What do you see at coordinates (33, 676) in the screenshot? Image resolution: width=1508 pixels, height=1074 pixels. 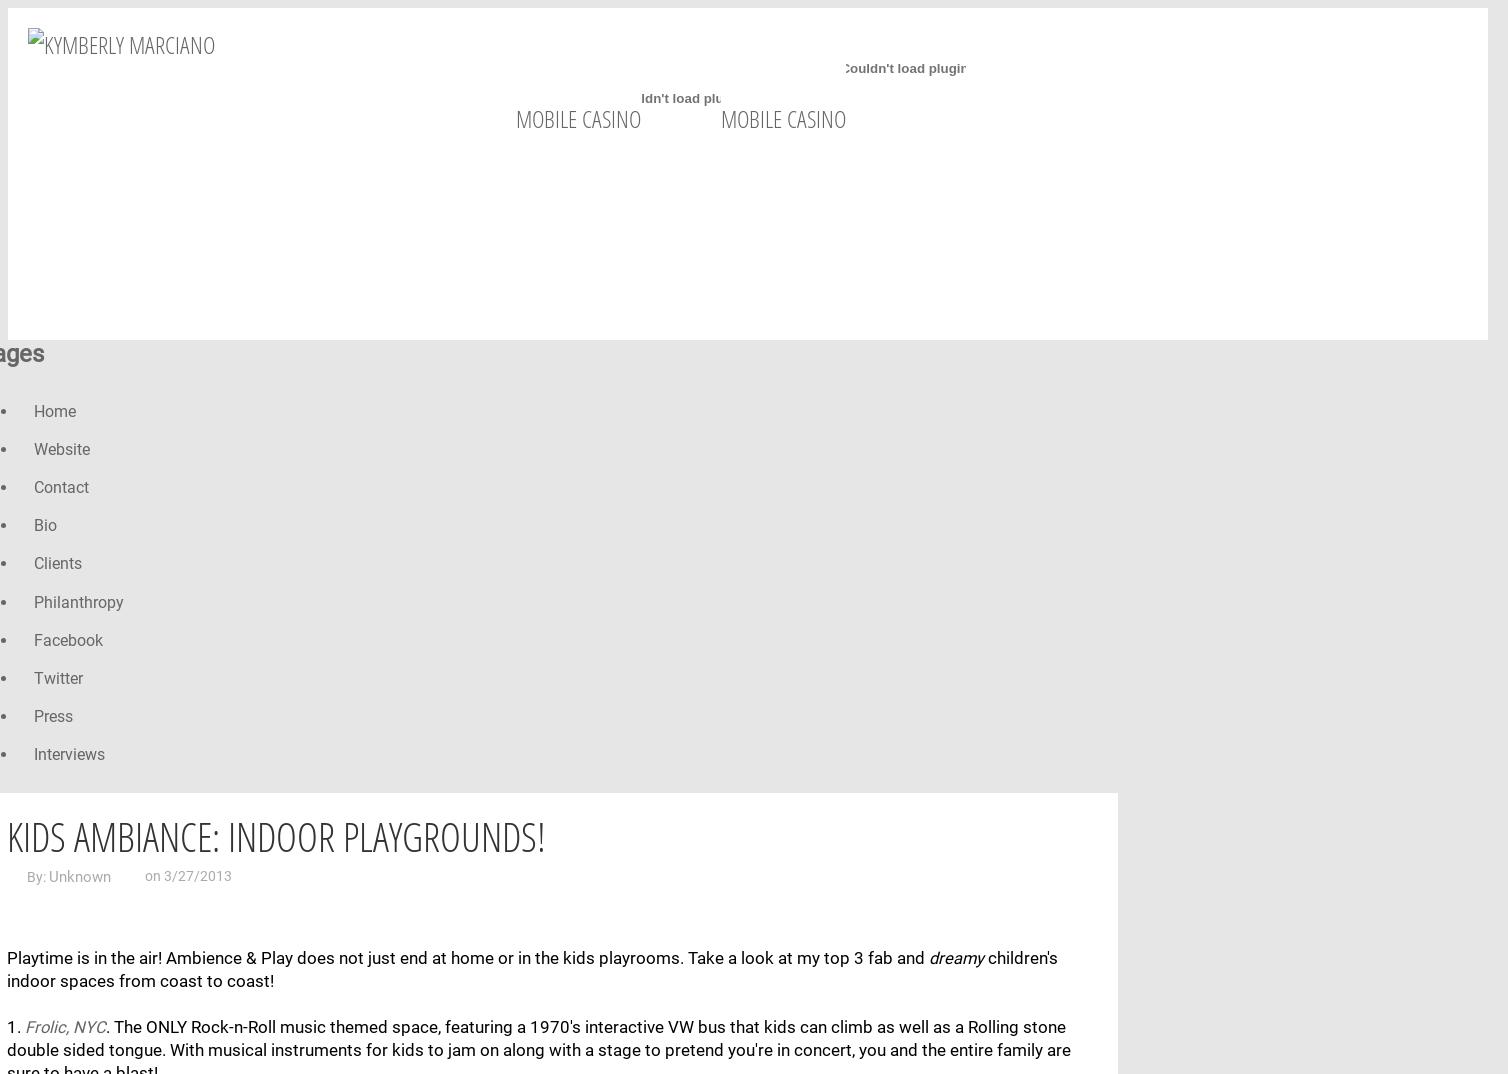 I see `'Twitter'` at bounding box center [33, 676].